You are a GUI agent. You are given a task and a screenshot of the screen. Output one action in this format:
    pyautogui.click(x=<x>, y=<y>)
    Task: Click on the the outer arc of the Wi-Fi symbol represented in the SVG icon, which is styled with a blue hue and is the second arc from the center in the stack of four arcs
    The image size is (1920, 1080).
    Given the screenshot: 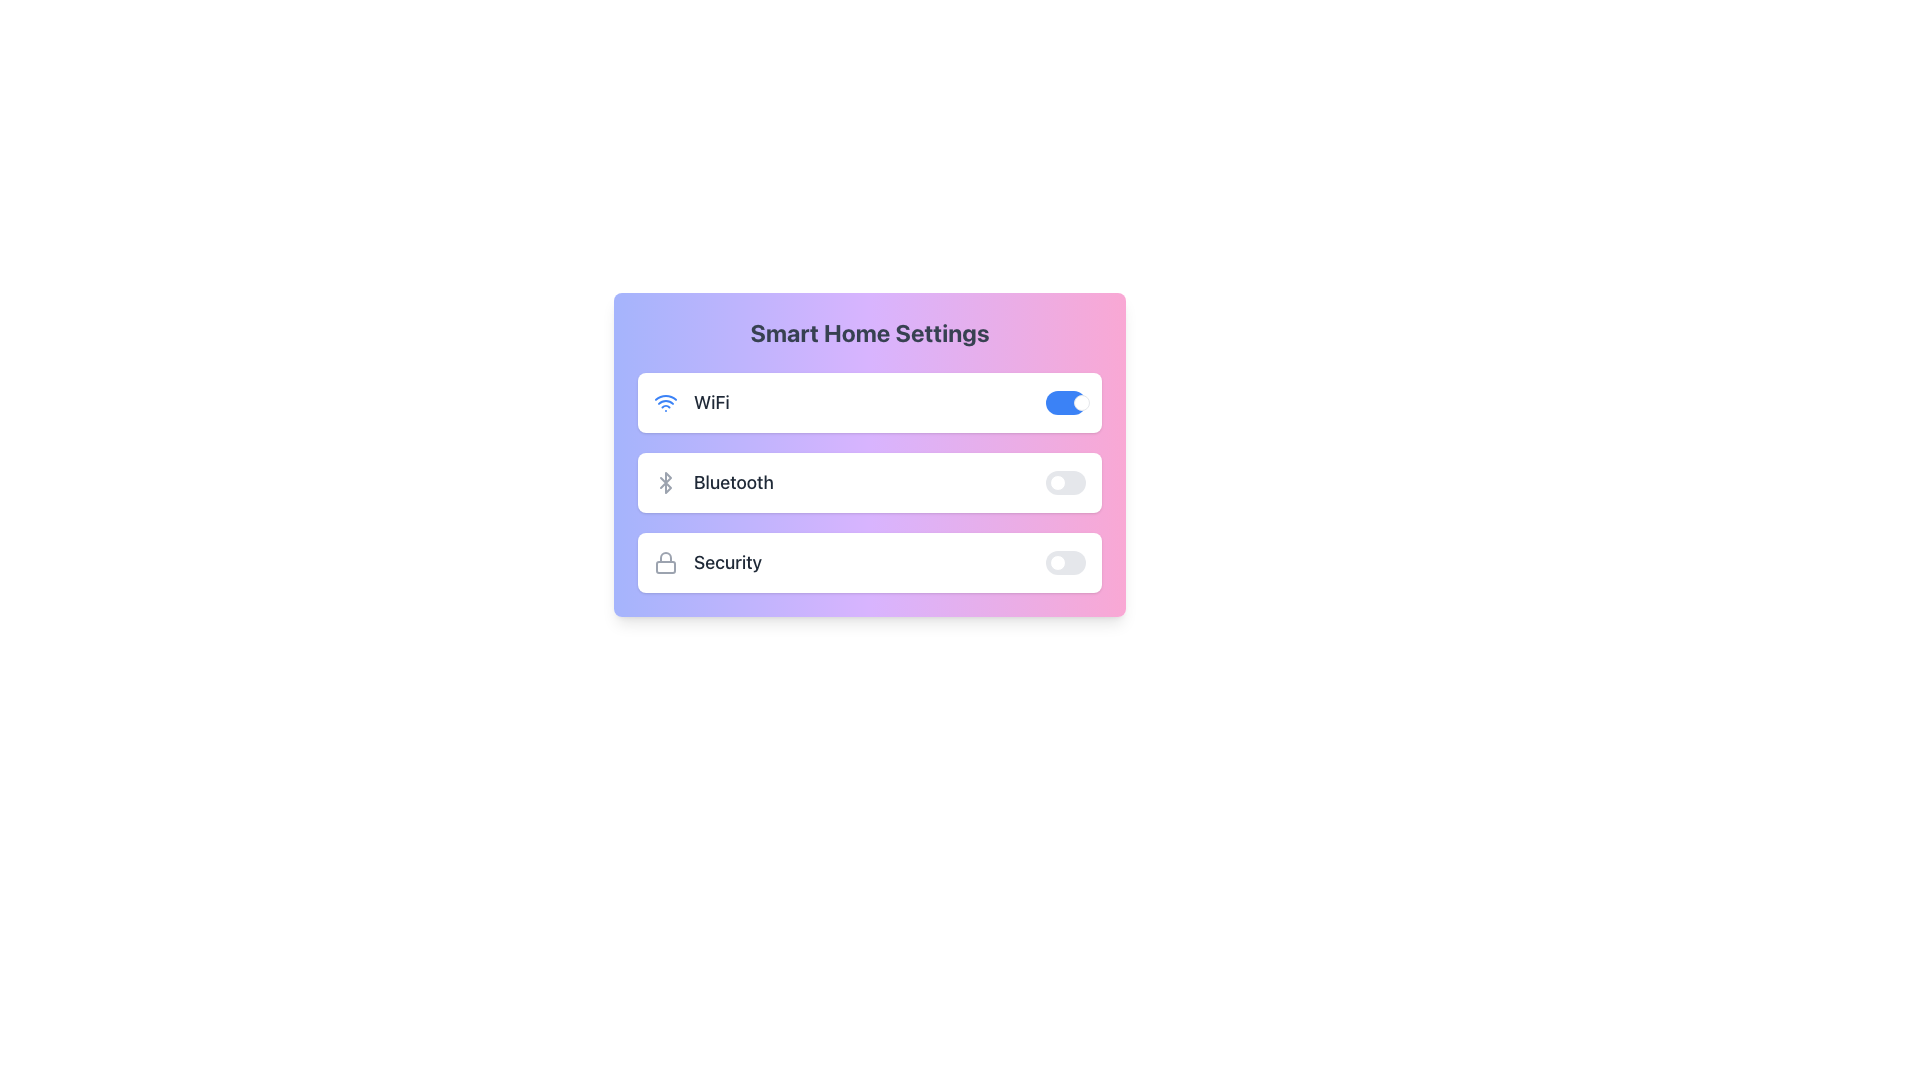 What is the action you would take?
    pyautogui.click(x=666, y=397)
    